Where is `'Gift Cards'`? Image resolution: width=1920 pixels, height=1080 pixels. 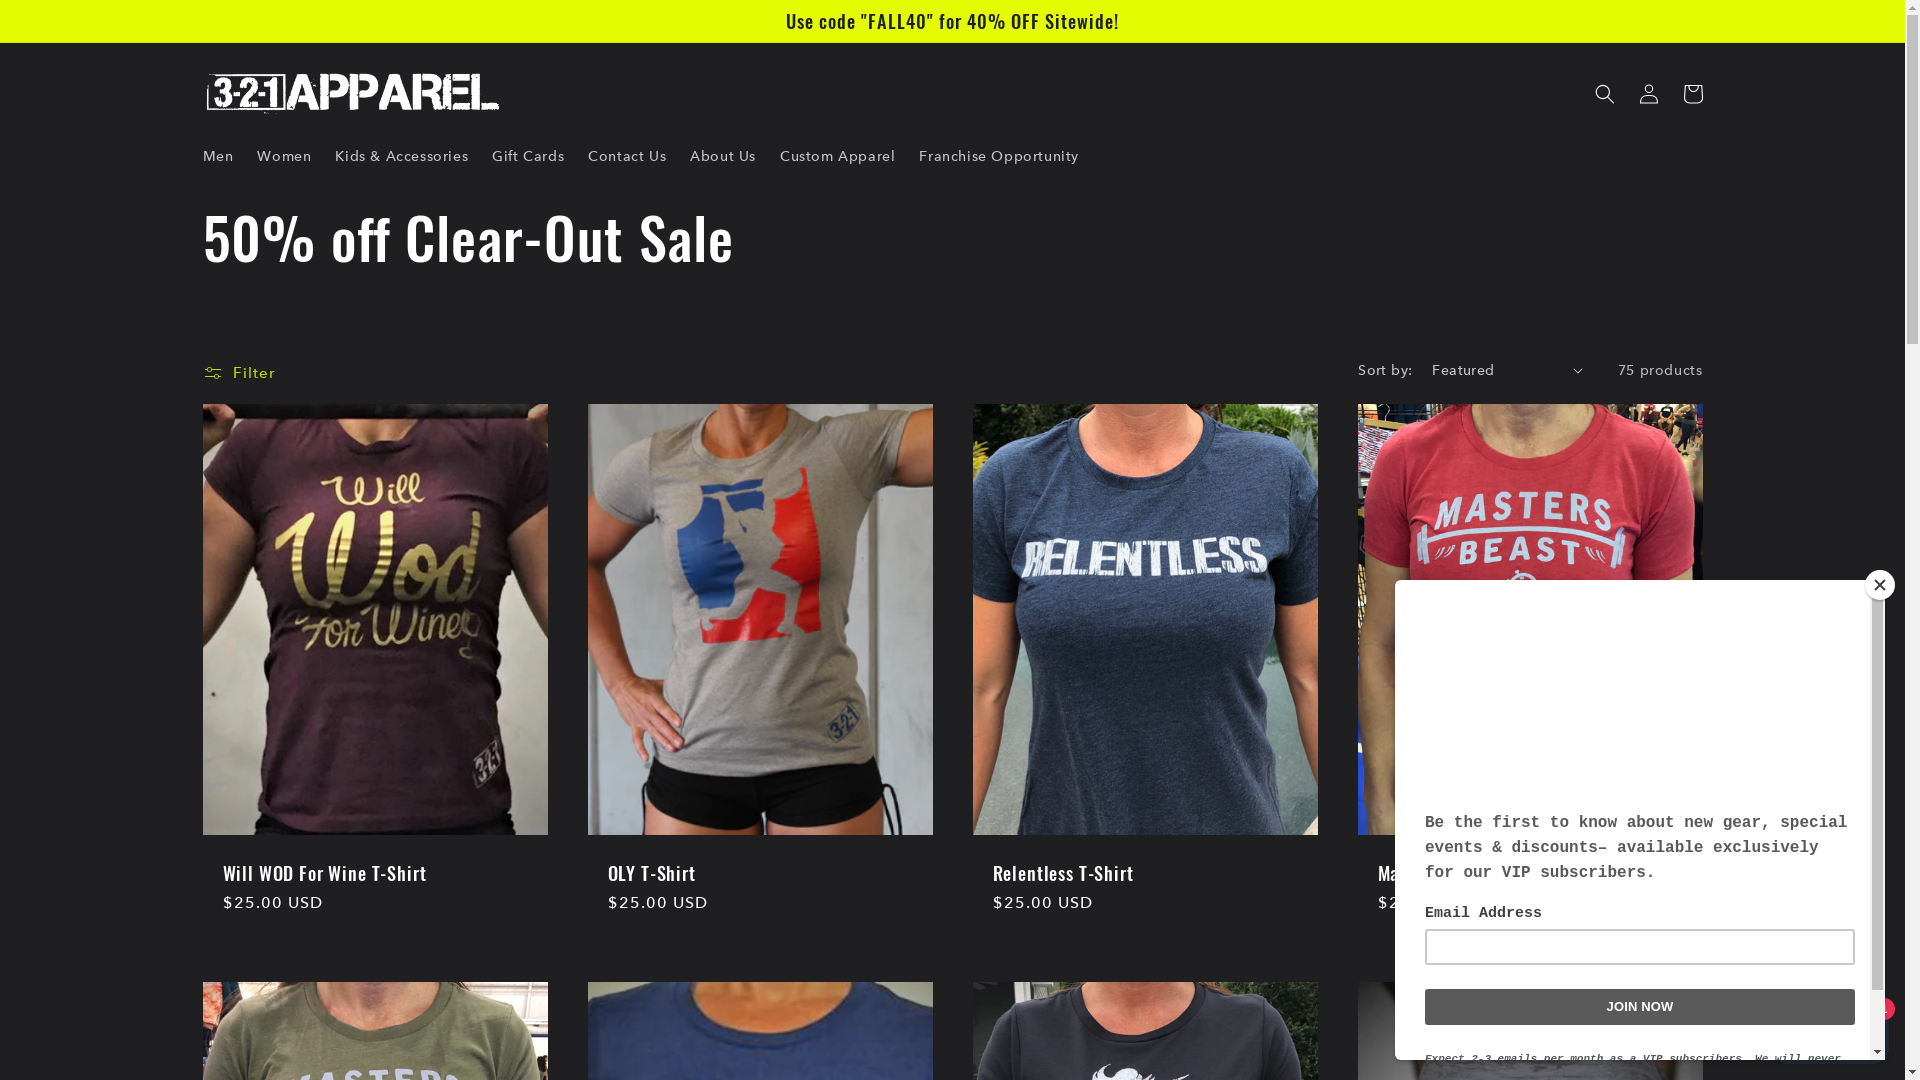
'Gift Cards' is located at coordinates (528, 154).